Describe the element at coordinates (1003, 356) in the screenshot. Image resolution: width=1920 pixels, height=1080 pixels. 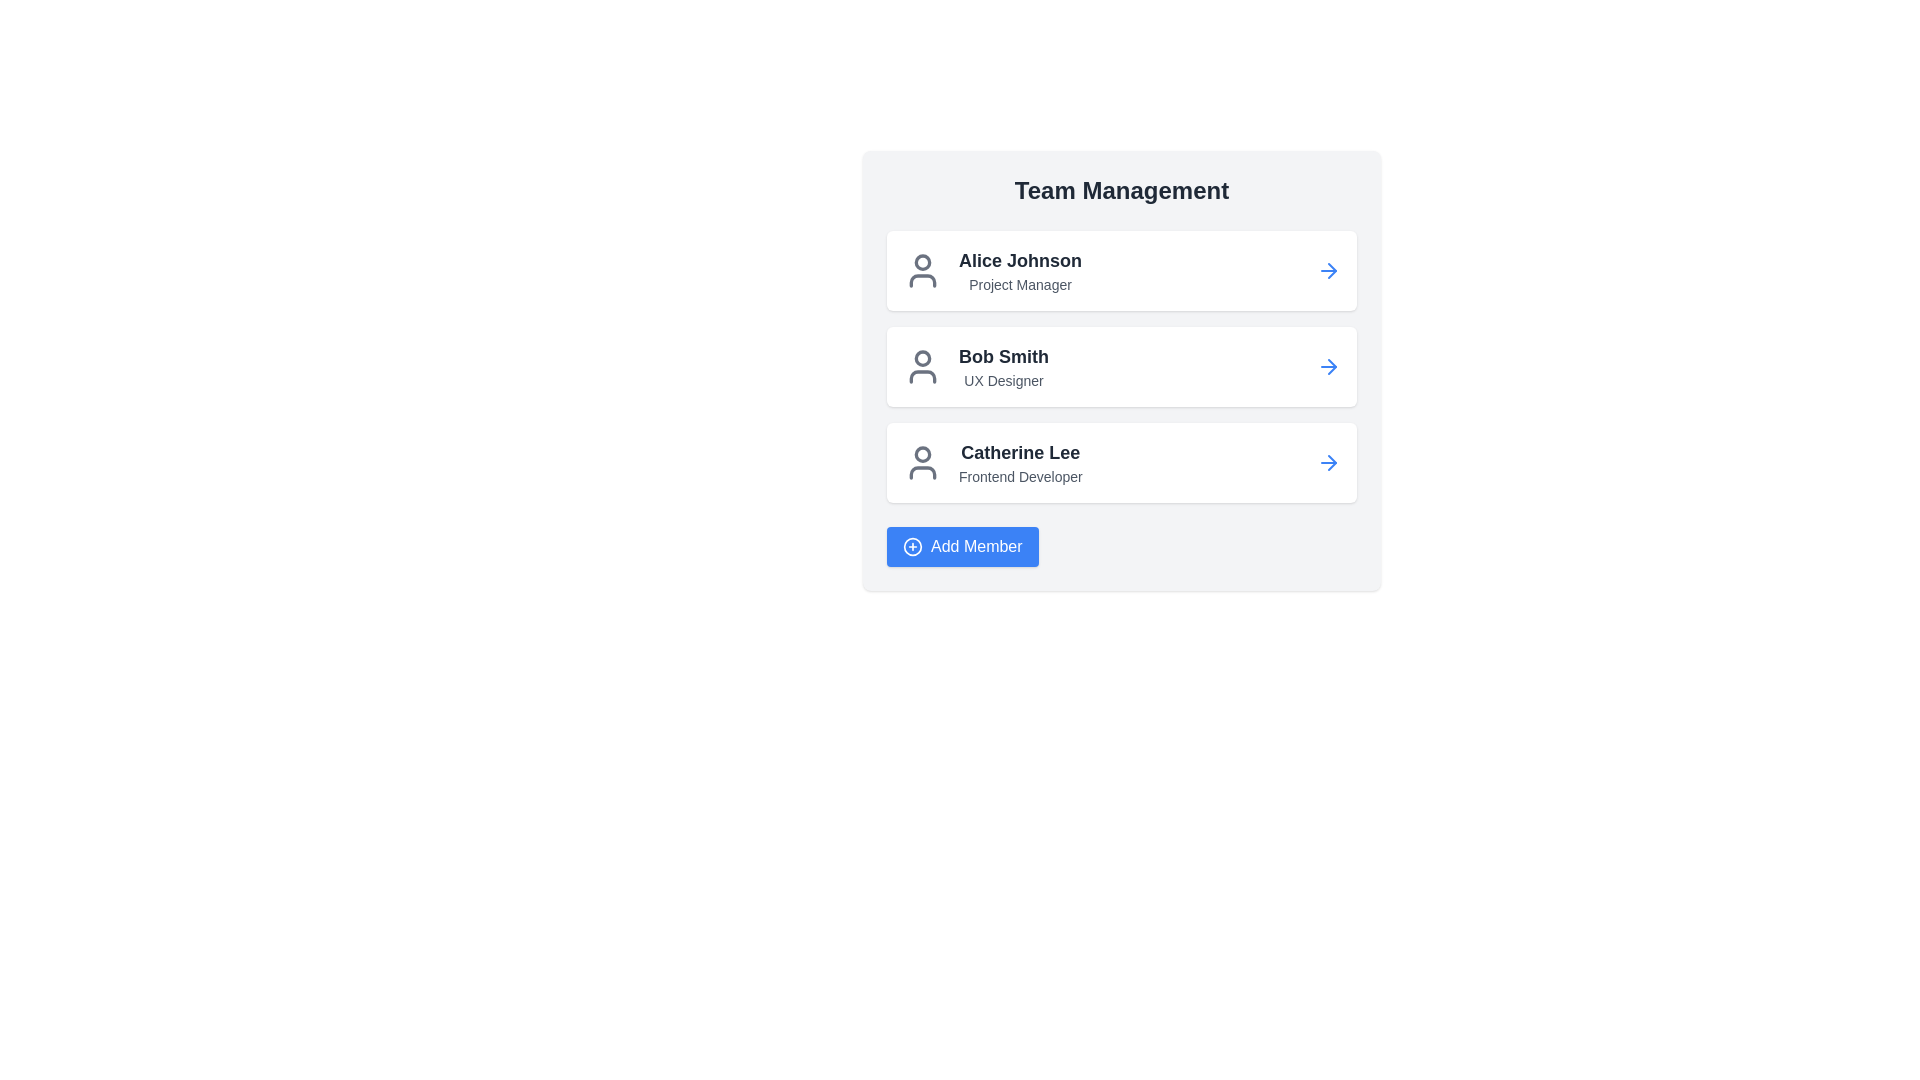
I see `the text label displaying 'Bob Smith', which is in bold, dark-gray font and positioned below 'Alice Johnson' and above 'Catherine Lee'` at that location.